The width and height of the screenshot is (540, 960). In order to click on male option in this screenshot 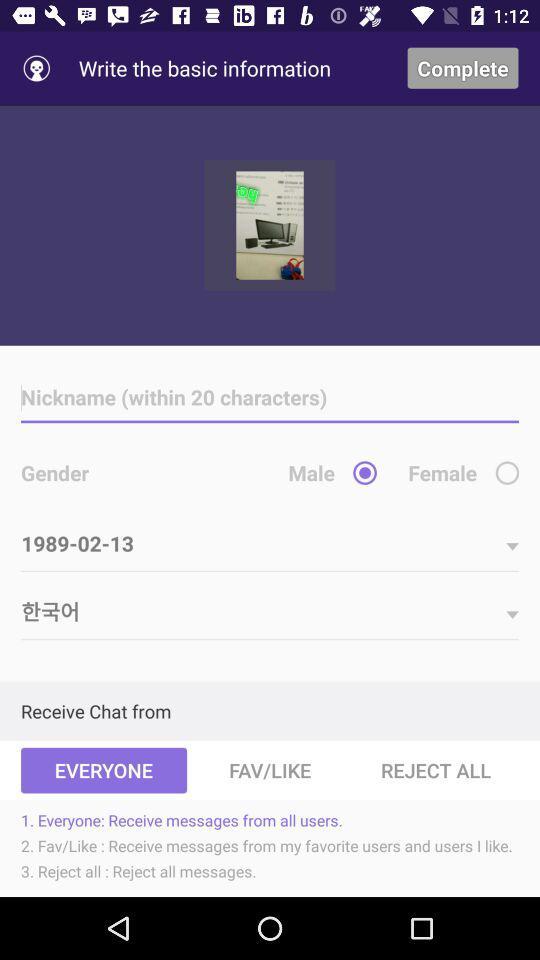, I will do `click(364, 473)`.